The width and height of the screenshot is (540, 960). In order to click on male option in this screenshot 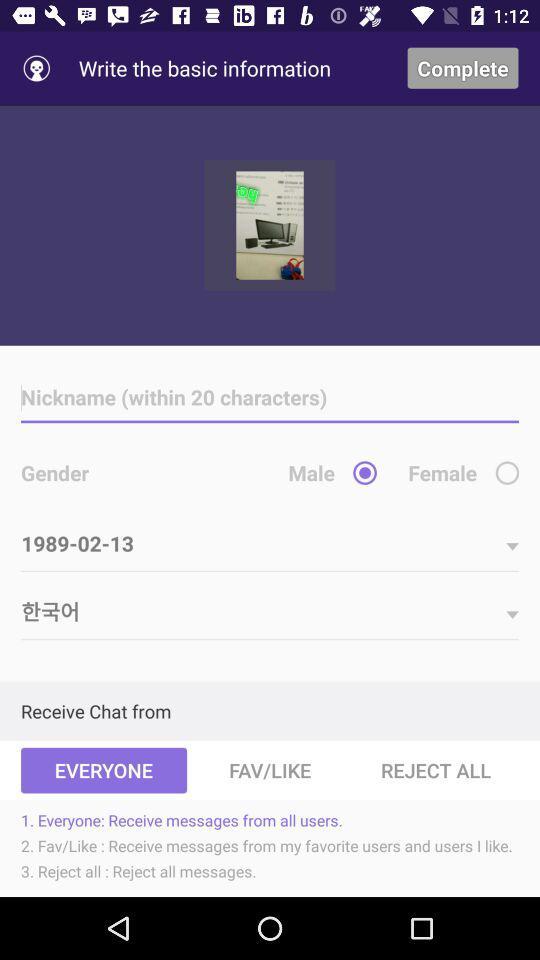, I will do `click(364, 473)`.